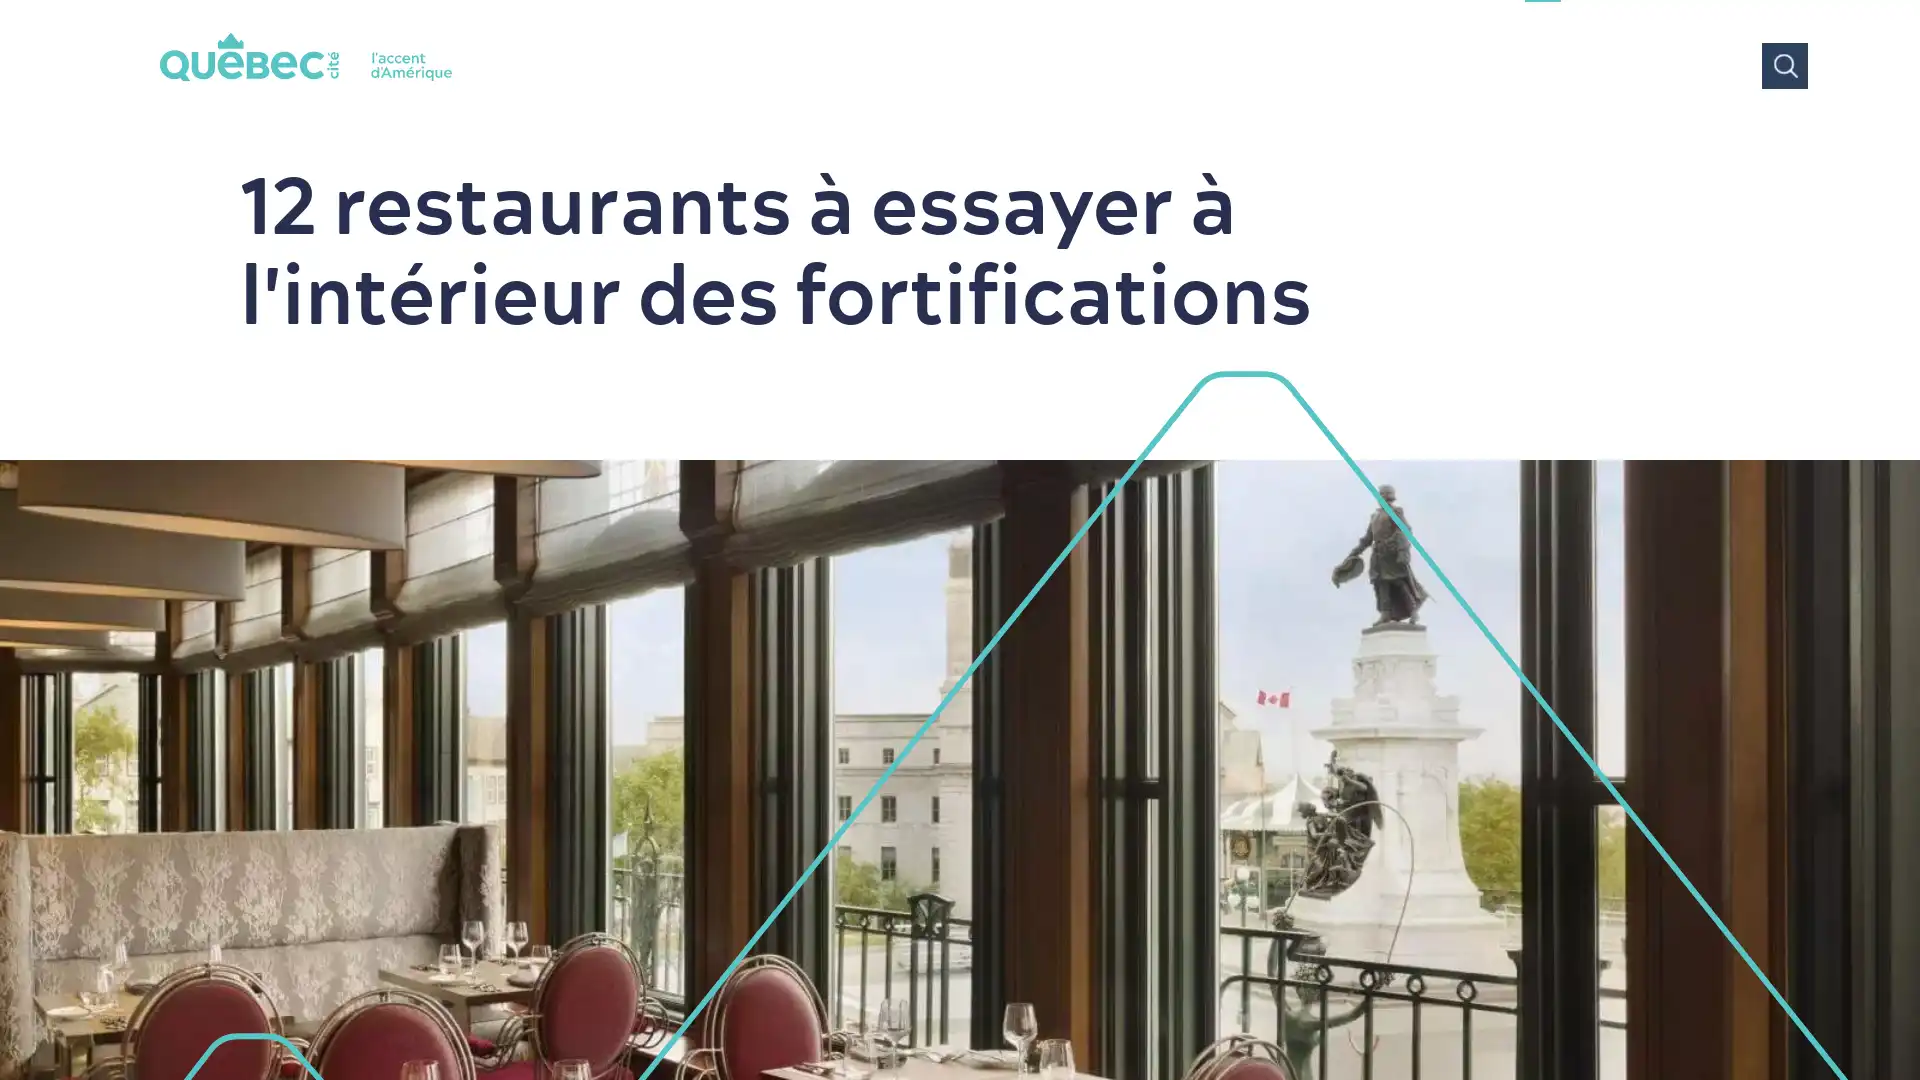 The height and width of the screenshot is (1080, 1920). What do you see at coordinates (1855, 142) in the screenshot?
I see `Tous` at bounding box center [1855, 142].